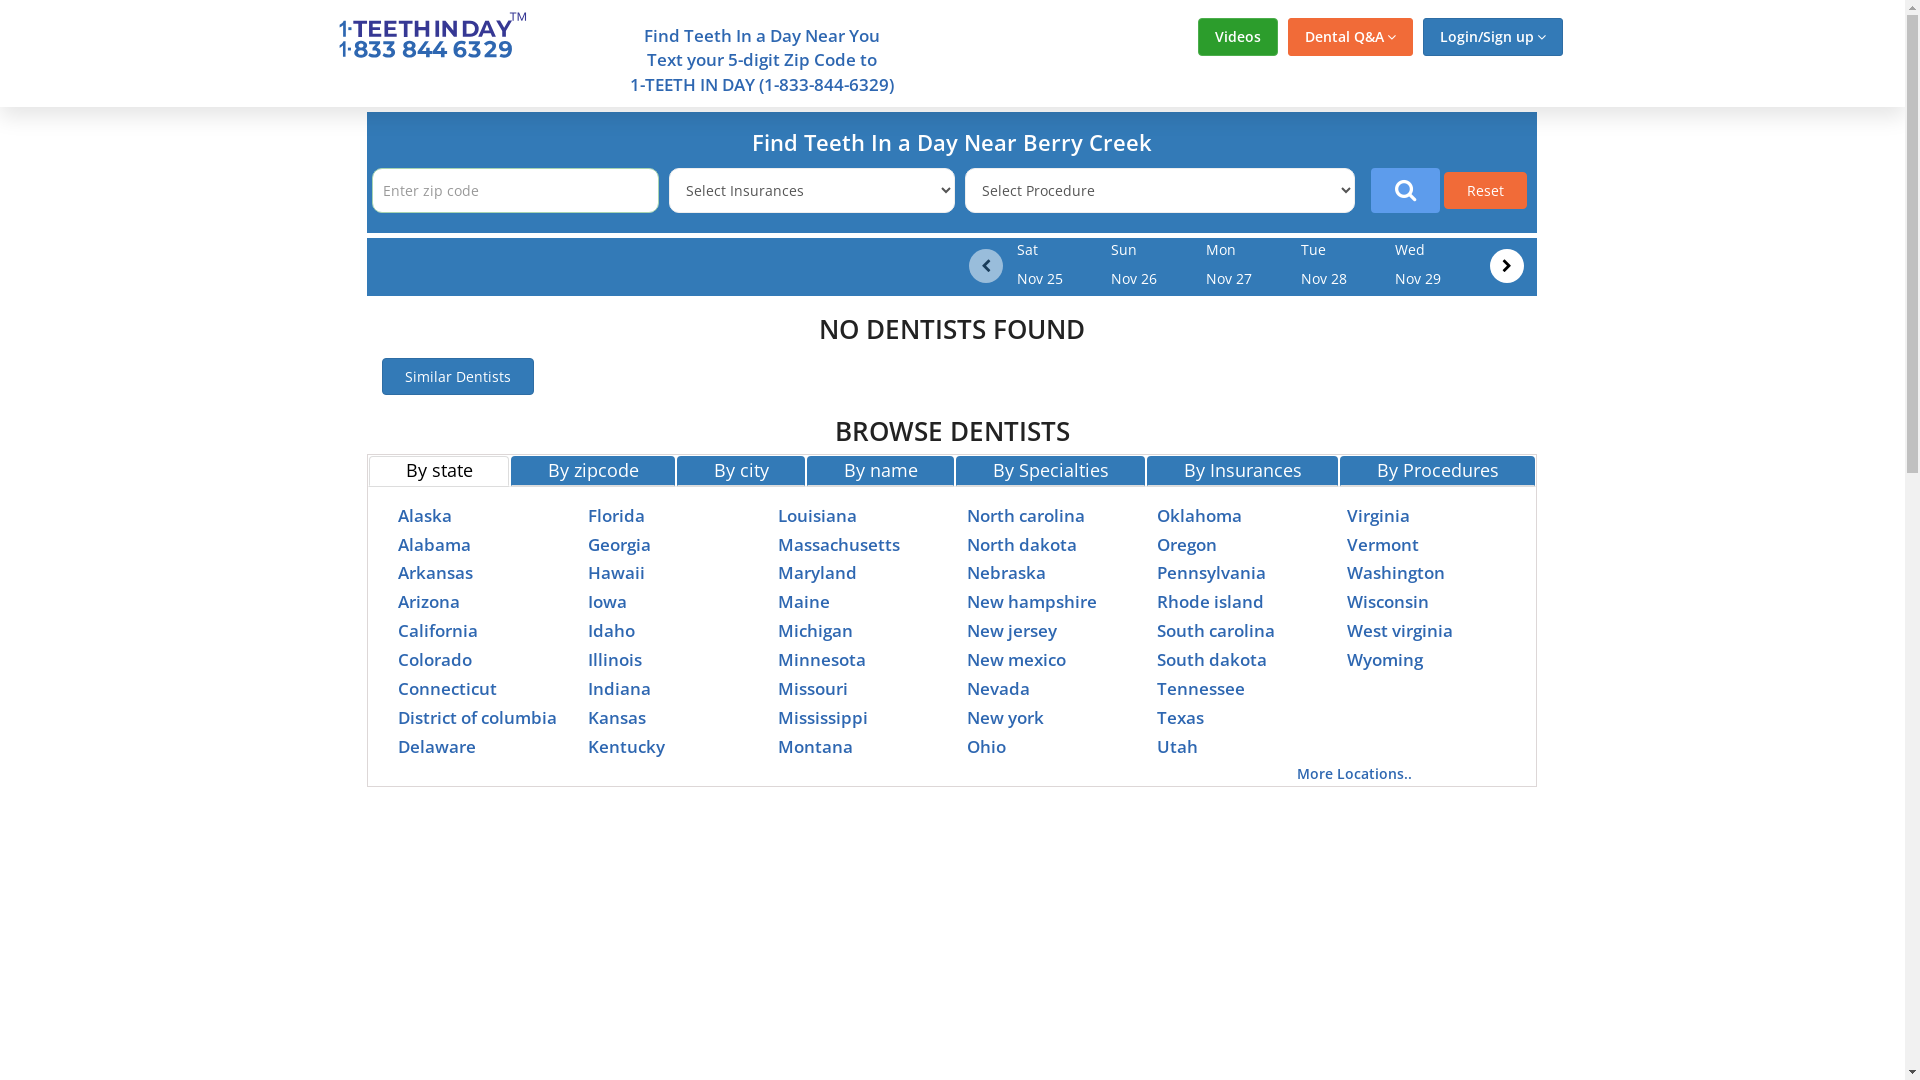 The height and width of the screenshot is (1080, 1920). I want to click on 'Oregon', so click(1156, 544).